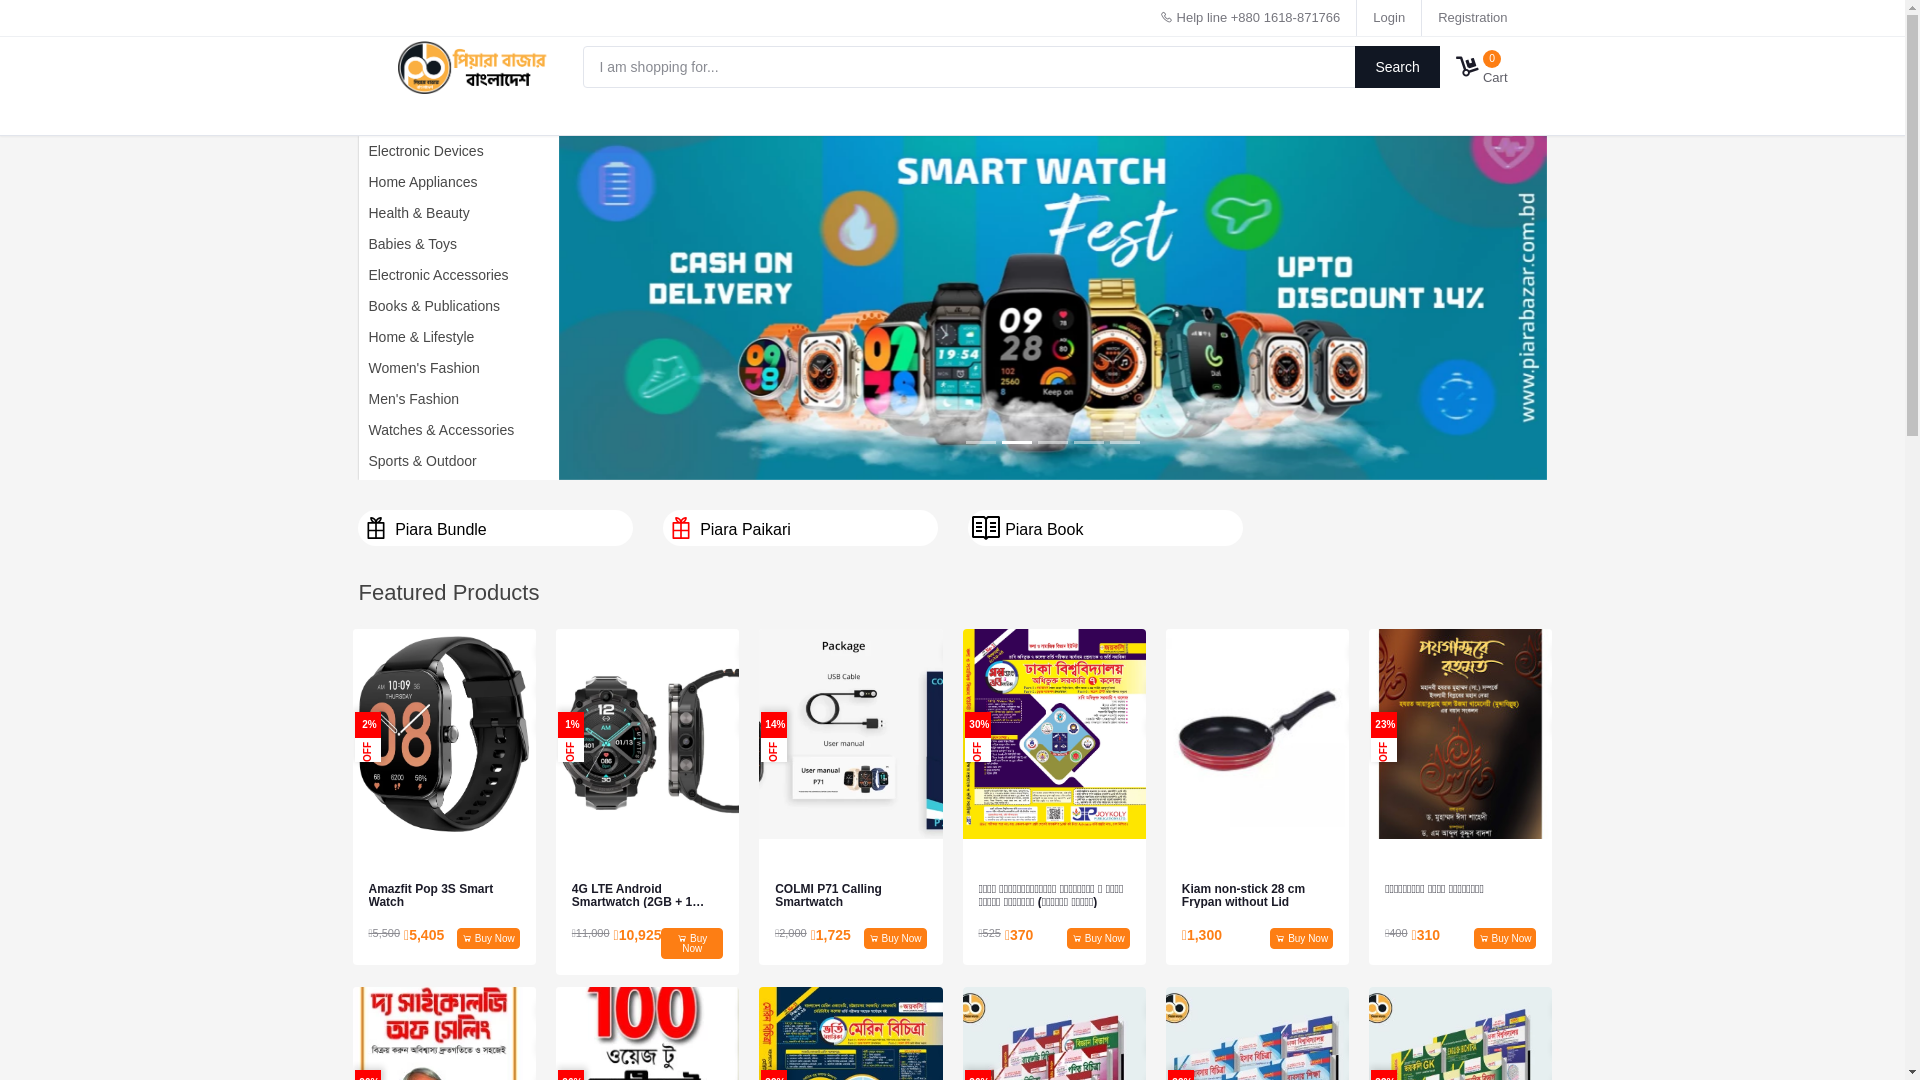 This screenshot has height=1080, width=1920. What do you see at coordinates (417, 367) in the screenshot?
I see `'Women's Fashion'` at bounding box center [417, 367].